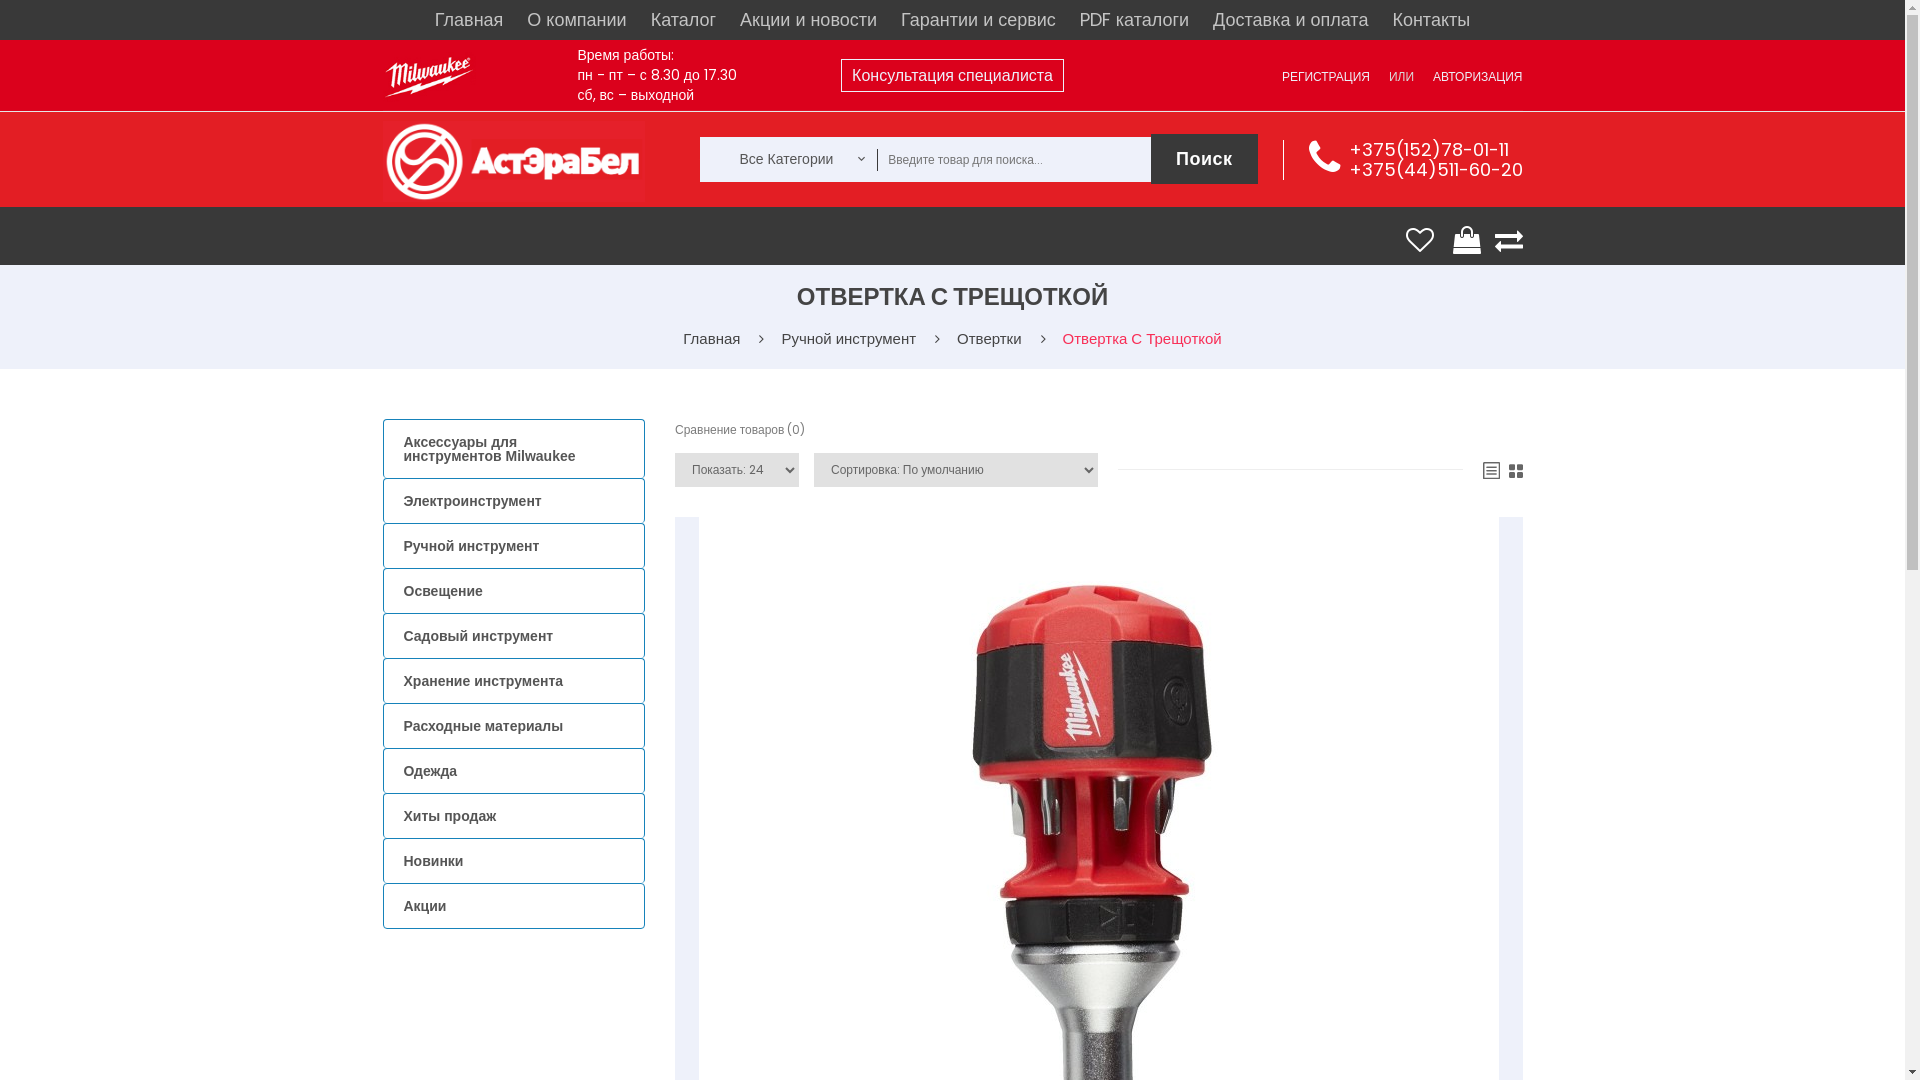 The width and height of the screenshot is (1920, 1080). I want to click on '+375(152)78-01-11', so click(1348, 148).